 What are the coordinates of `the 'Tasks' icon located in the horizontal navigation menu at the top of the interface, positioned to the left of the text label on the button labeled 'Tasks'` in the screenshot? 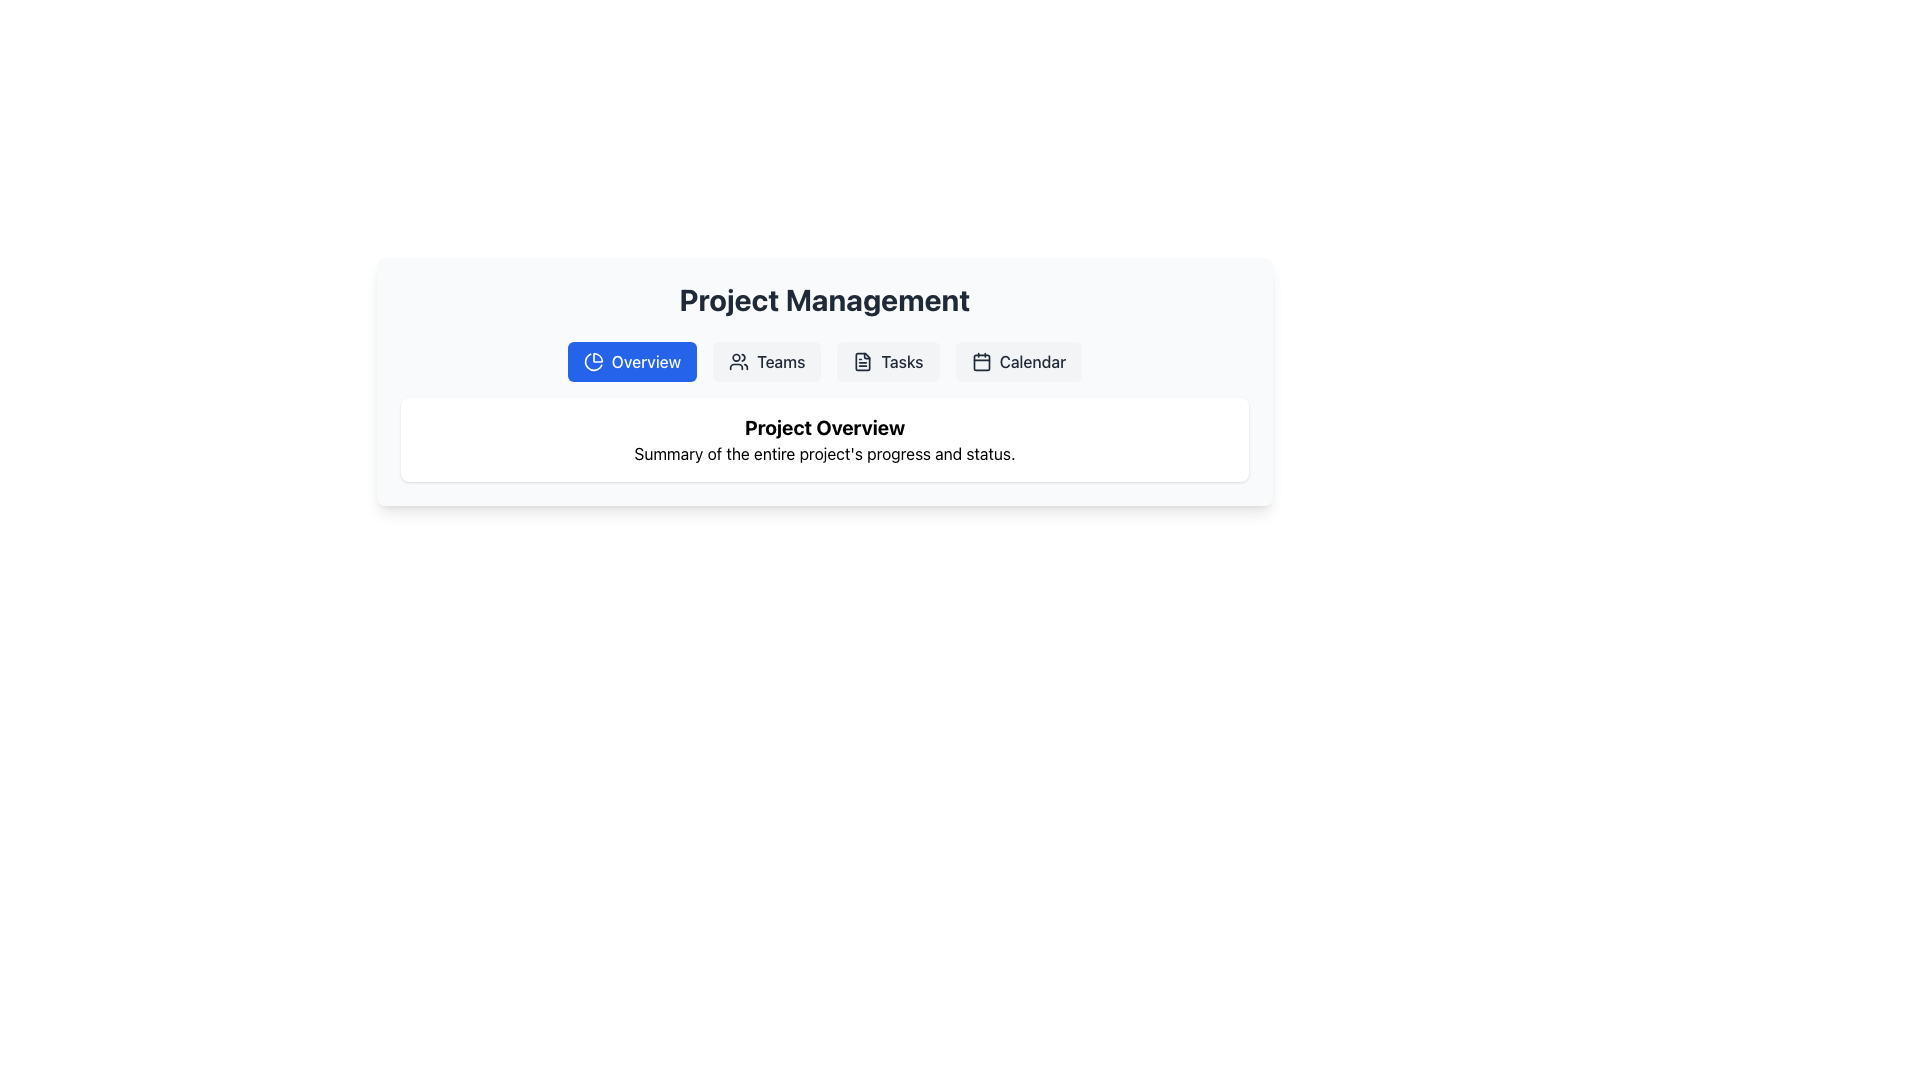 It's located at (863, 362).